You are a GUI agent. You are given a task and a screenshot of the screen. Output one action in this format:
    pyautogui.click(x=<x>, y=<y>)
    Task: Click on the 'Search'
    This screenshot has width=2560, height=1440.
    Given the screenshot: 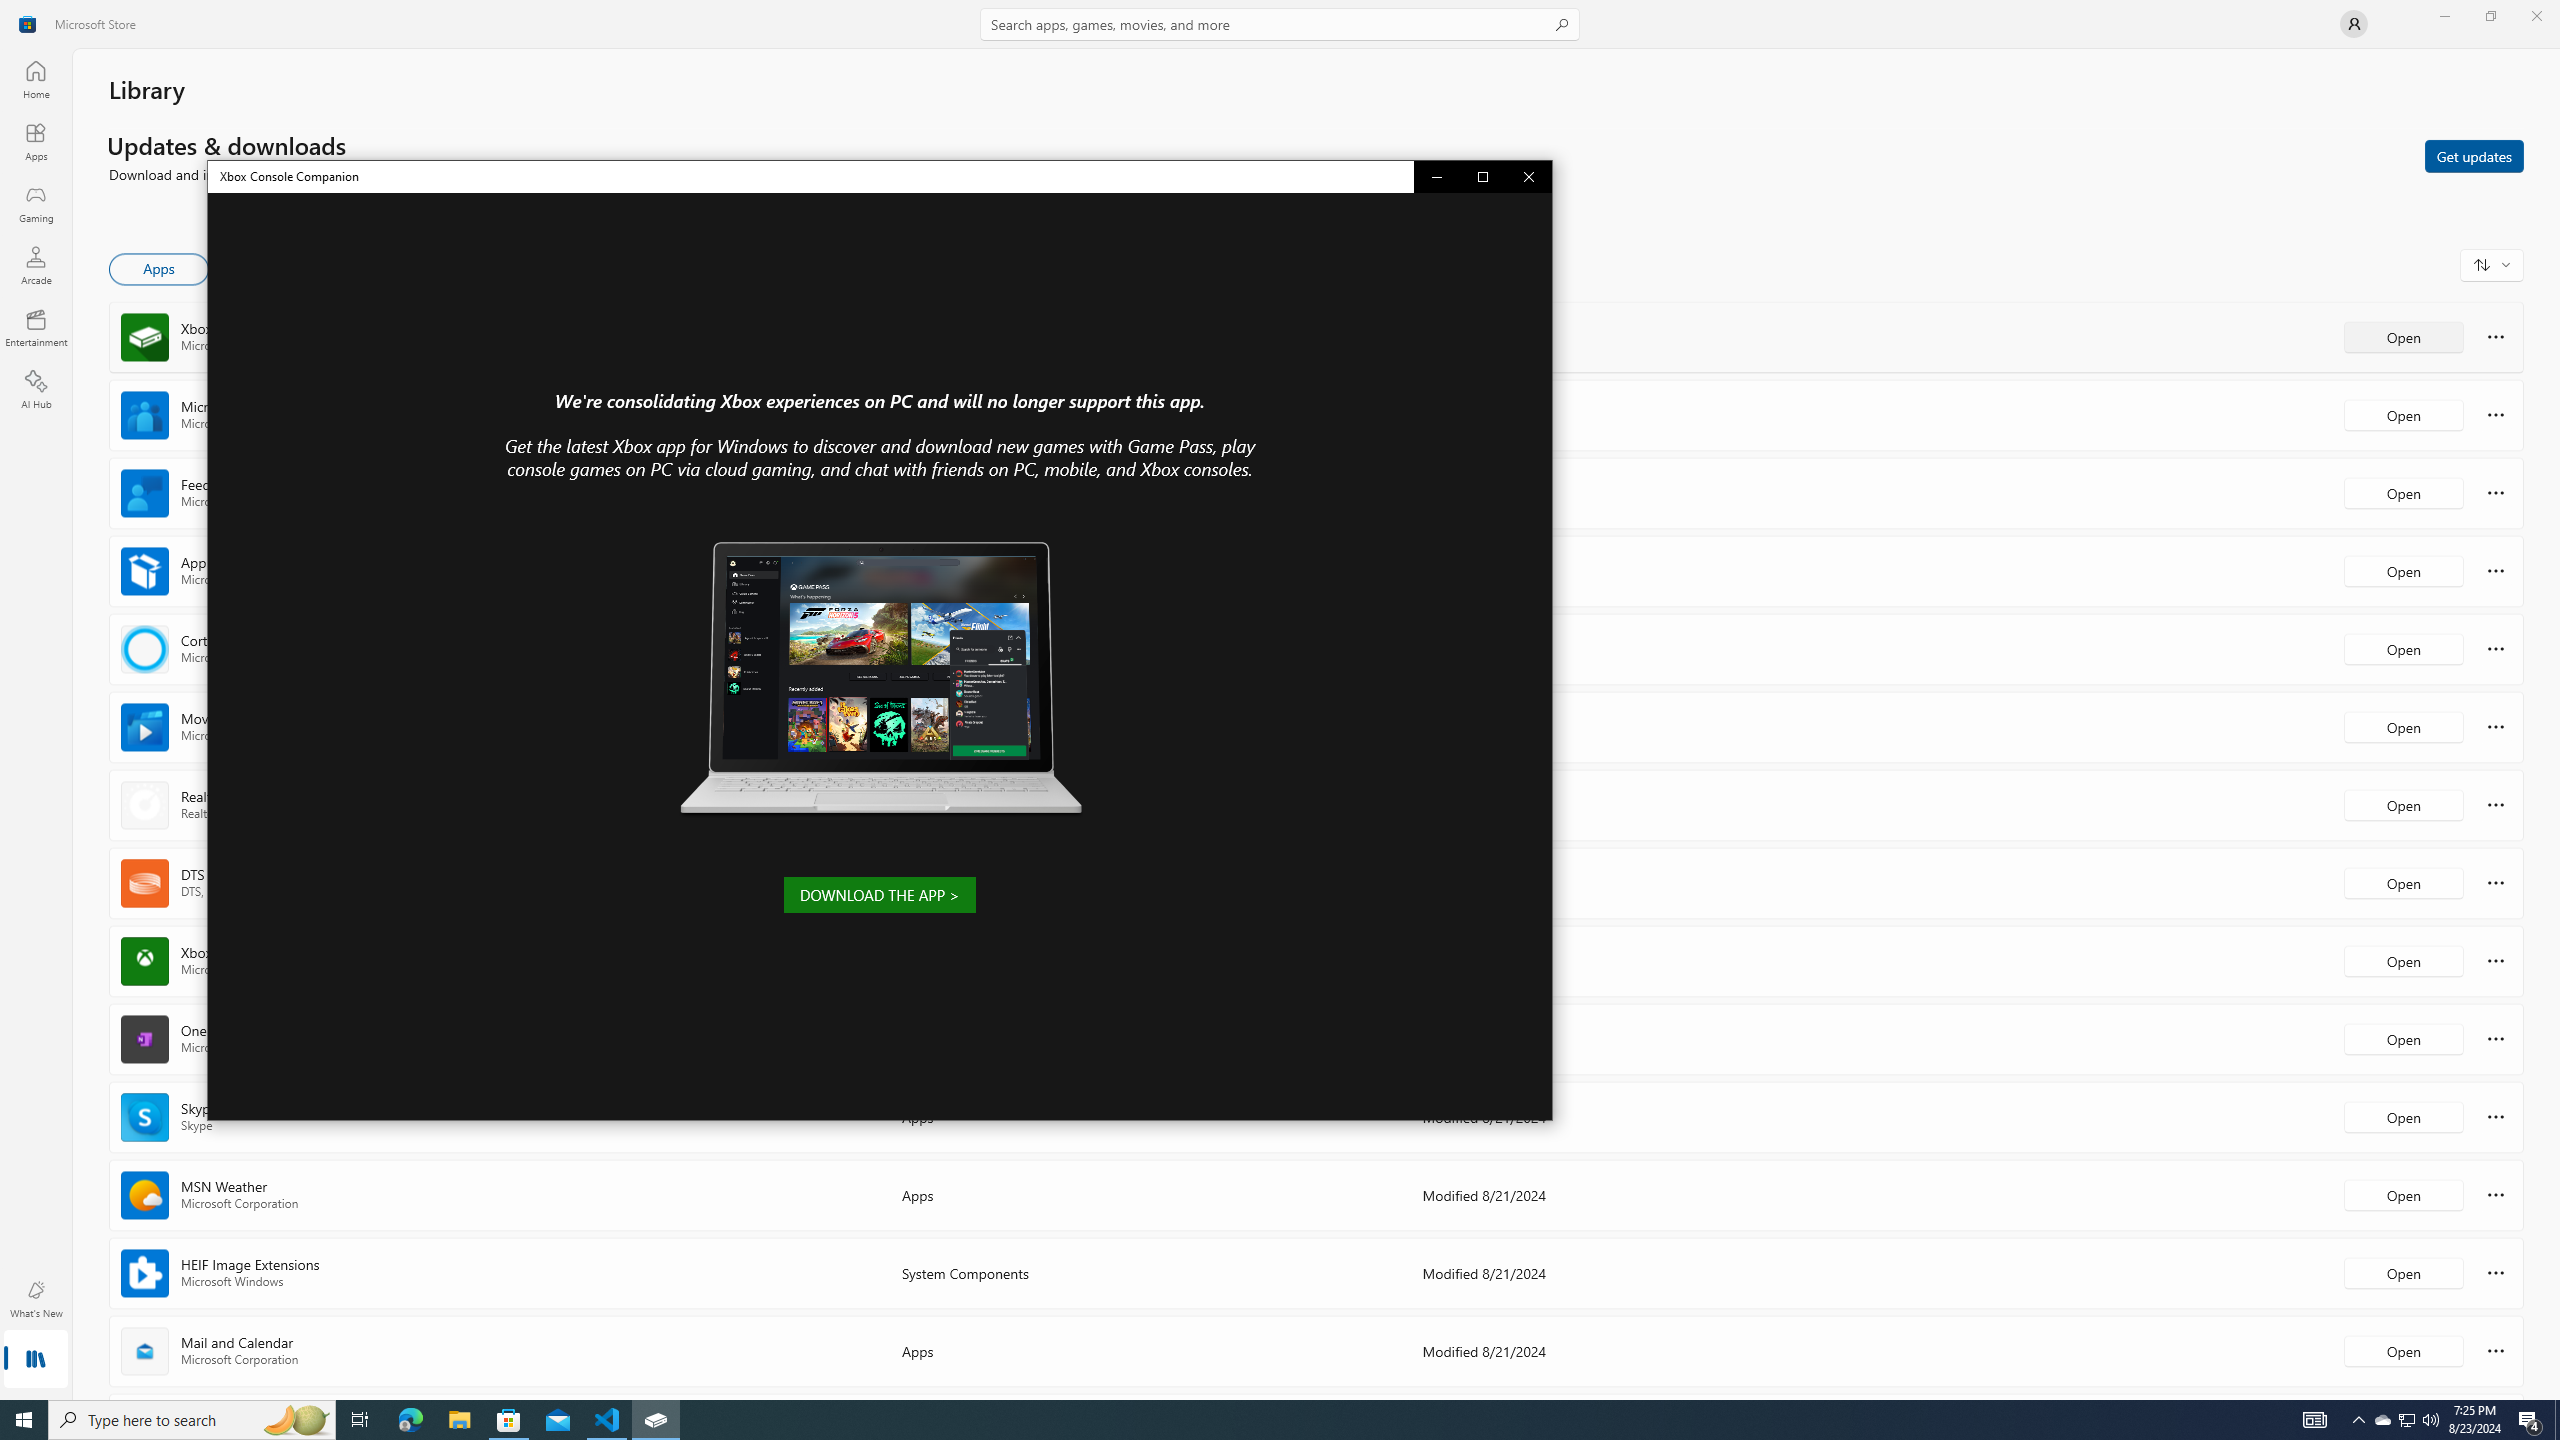 What is the action you would take?
    pyautogui.click(x=1280, y=23)
    